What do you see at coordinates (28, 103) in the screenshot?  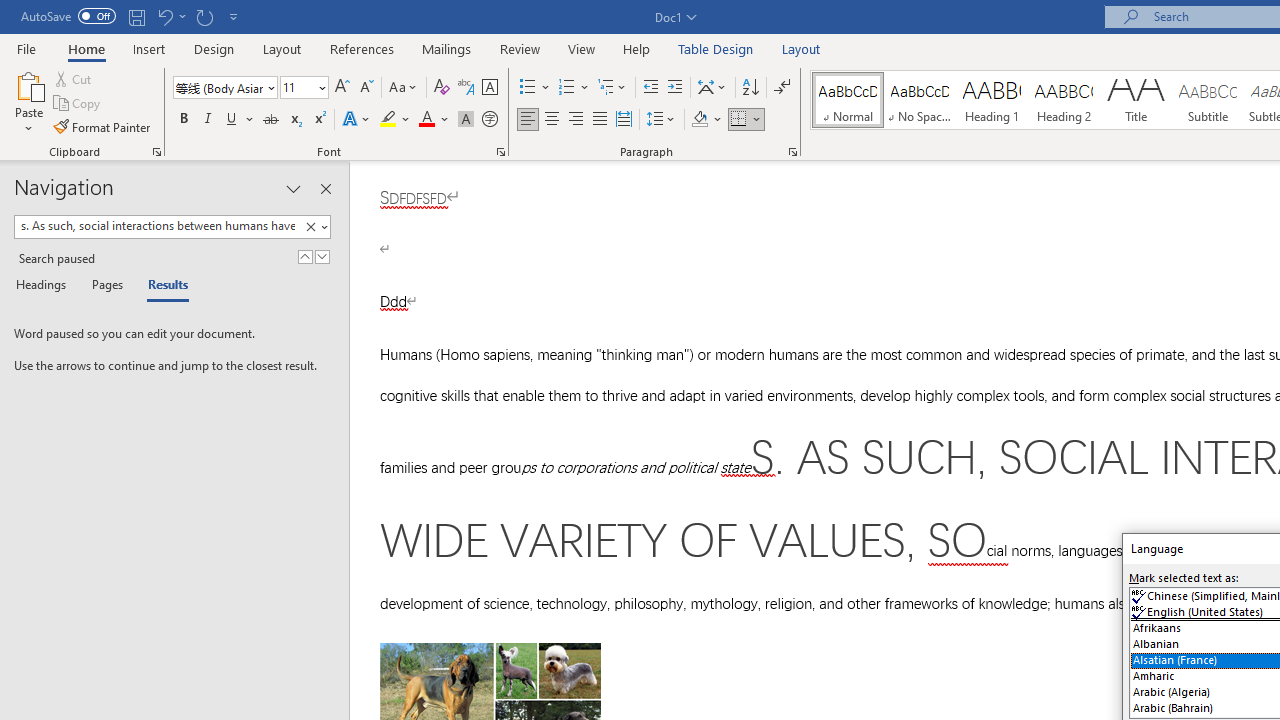 I see `'Paste'` at bounding box center [28, 103].